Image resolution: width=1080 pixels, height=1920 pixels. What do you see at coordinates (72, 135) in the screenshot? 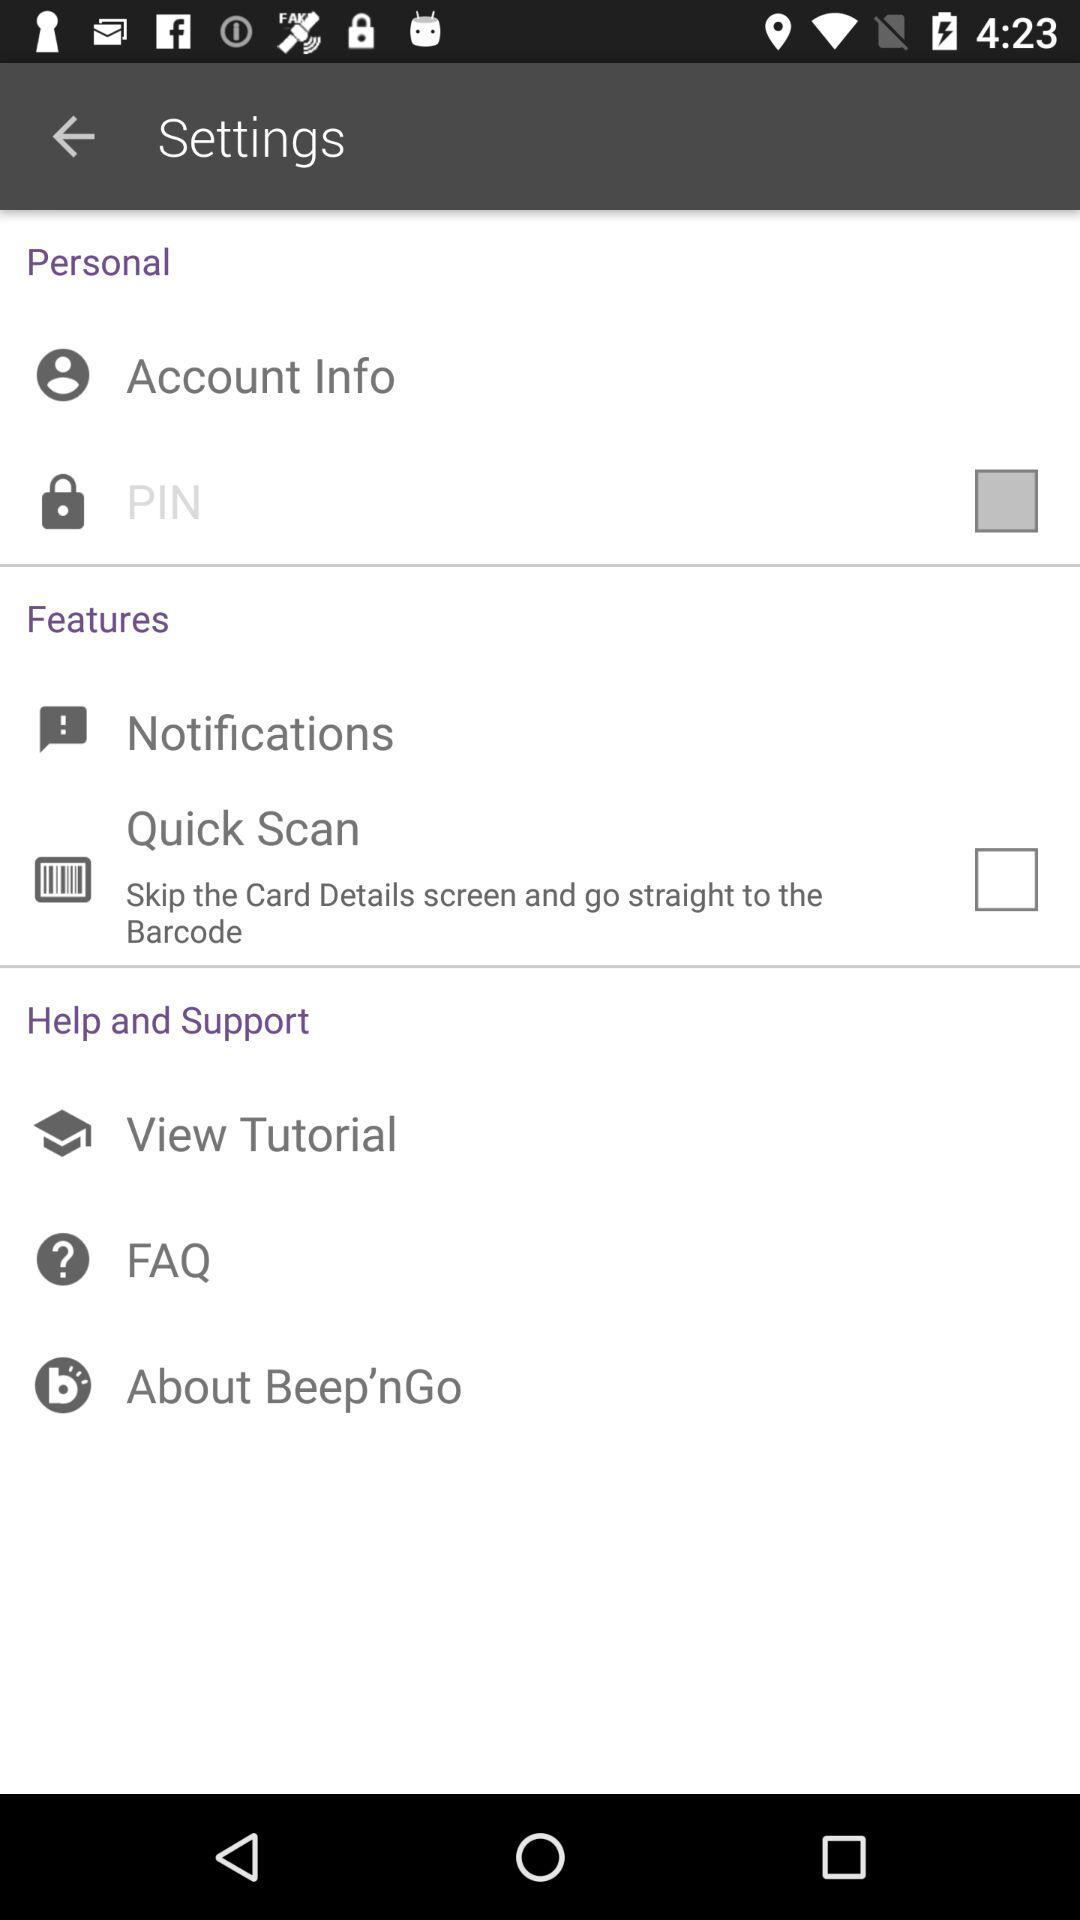
I see `the app to the left of the settings icon` at bounding box center [72, 135].